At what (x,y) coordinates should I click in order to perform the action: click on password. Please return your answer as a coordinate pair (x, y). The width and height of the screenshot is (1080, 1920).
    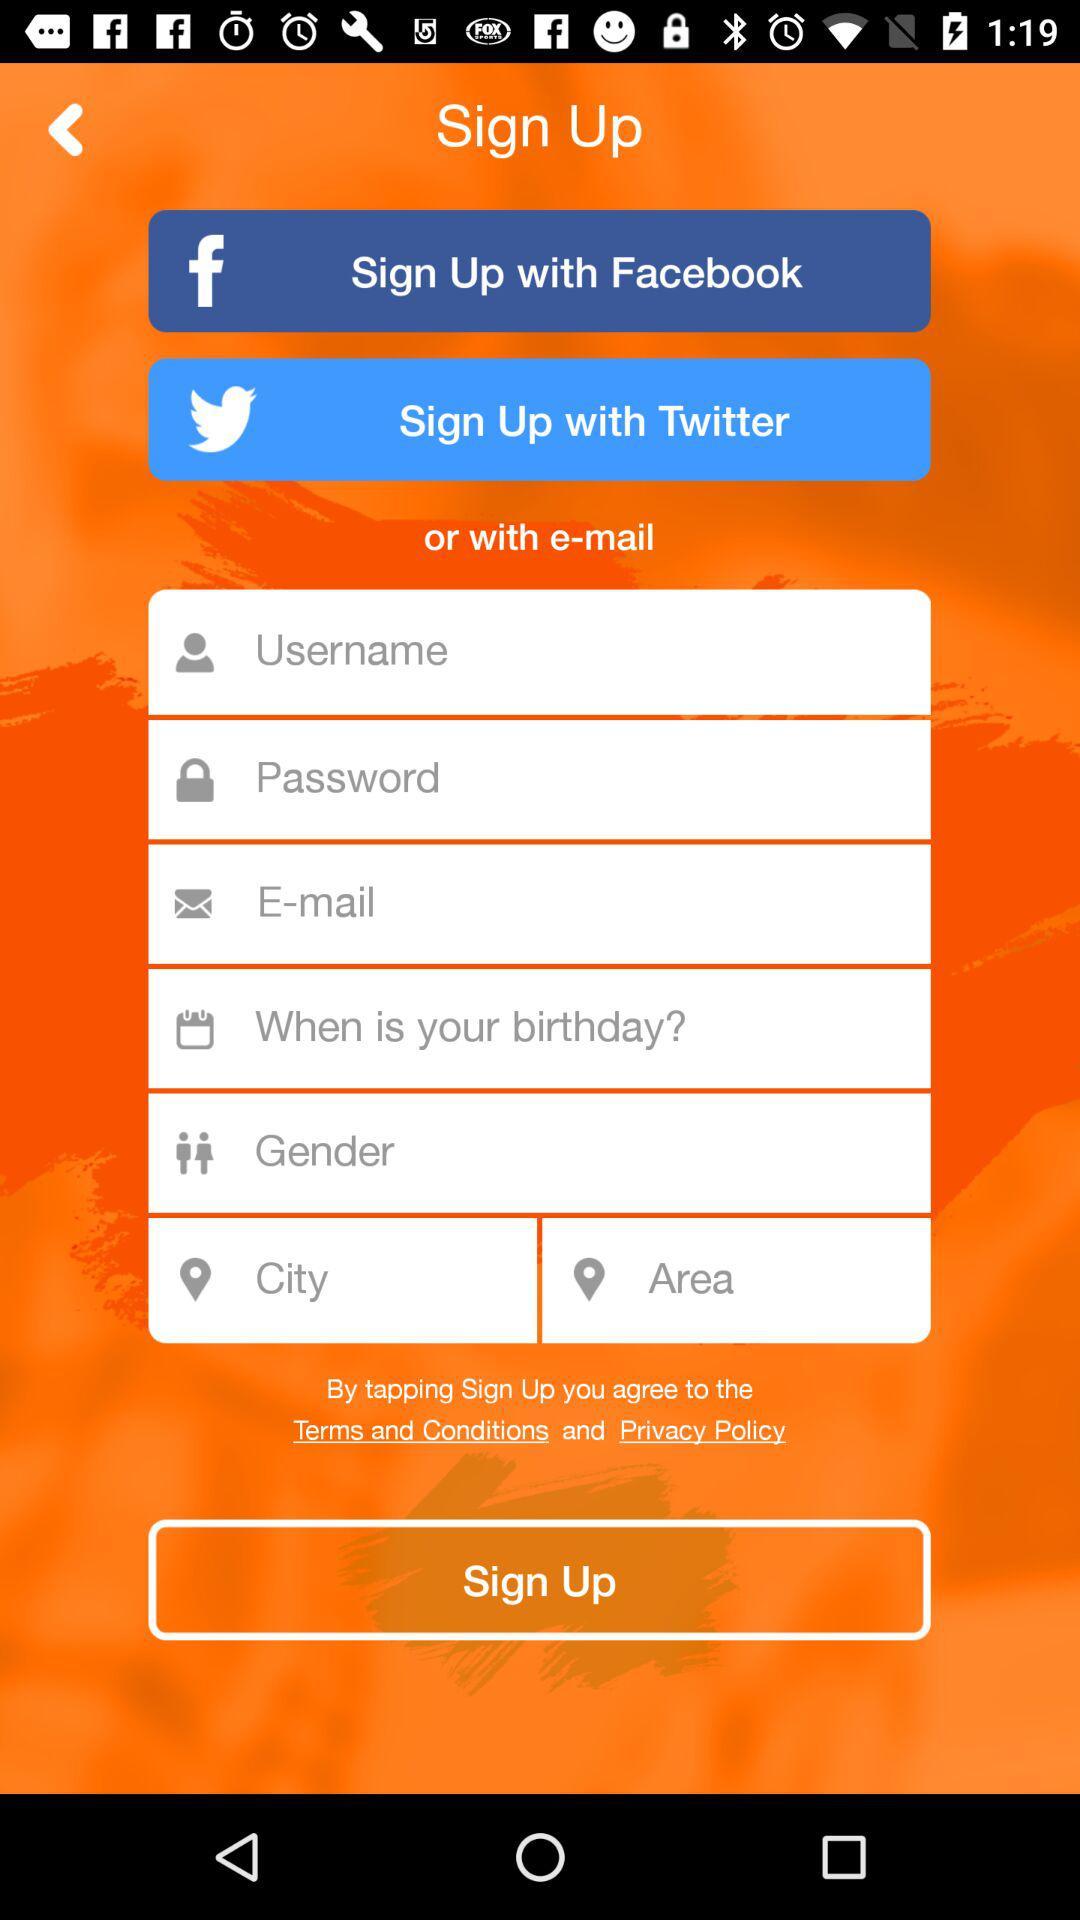
    Looking at the image, I should click on (550, 778).